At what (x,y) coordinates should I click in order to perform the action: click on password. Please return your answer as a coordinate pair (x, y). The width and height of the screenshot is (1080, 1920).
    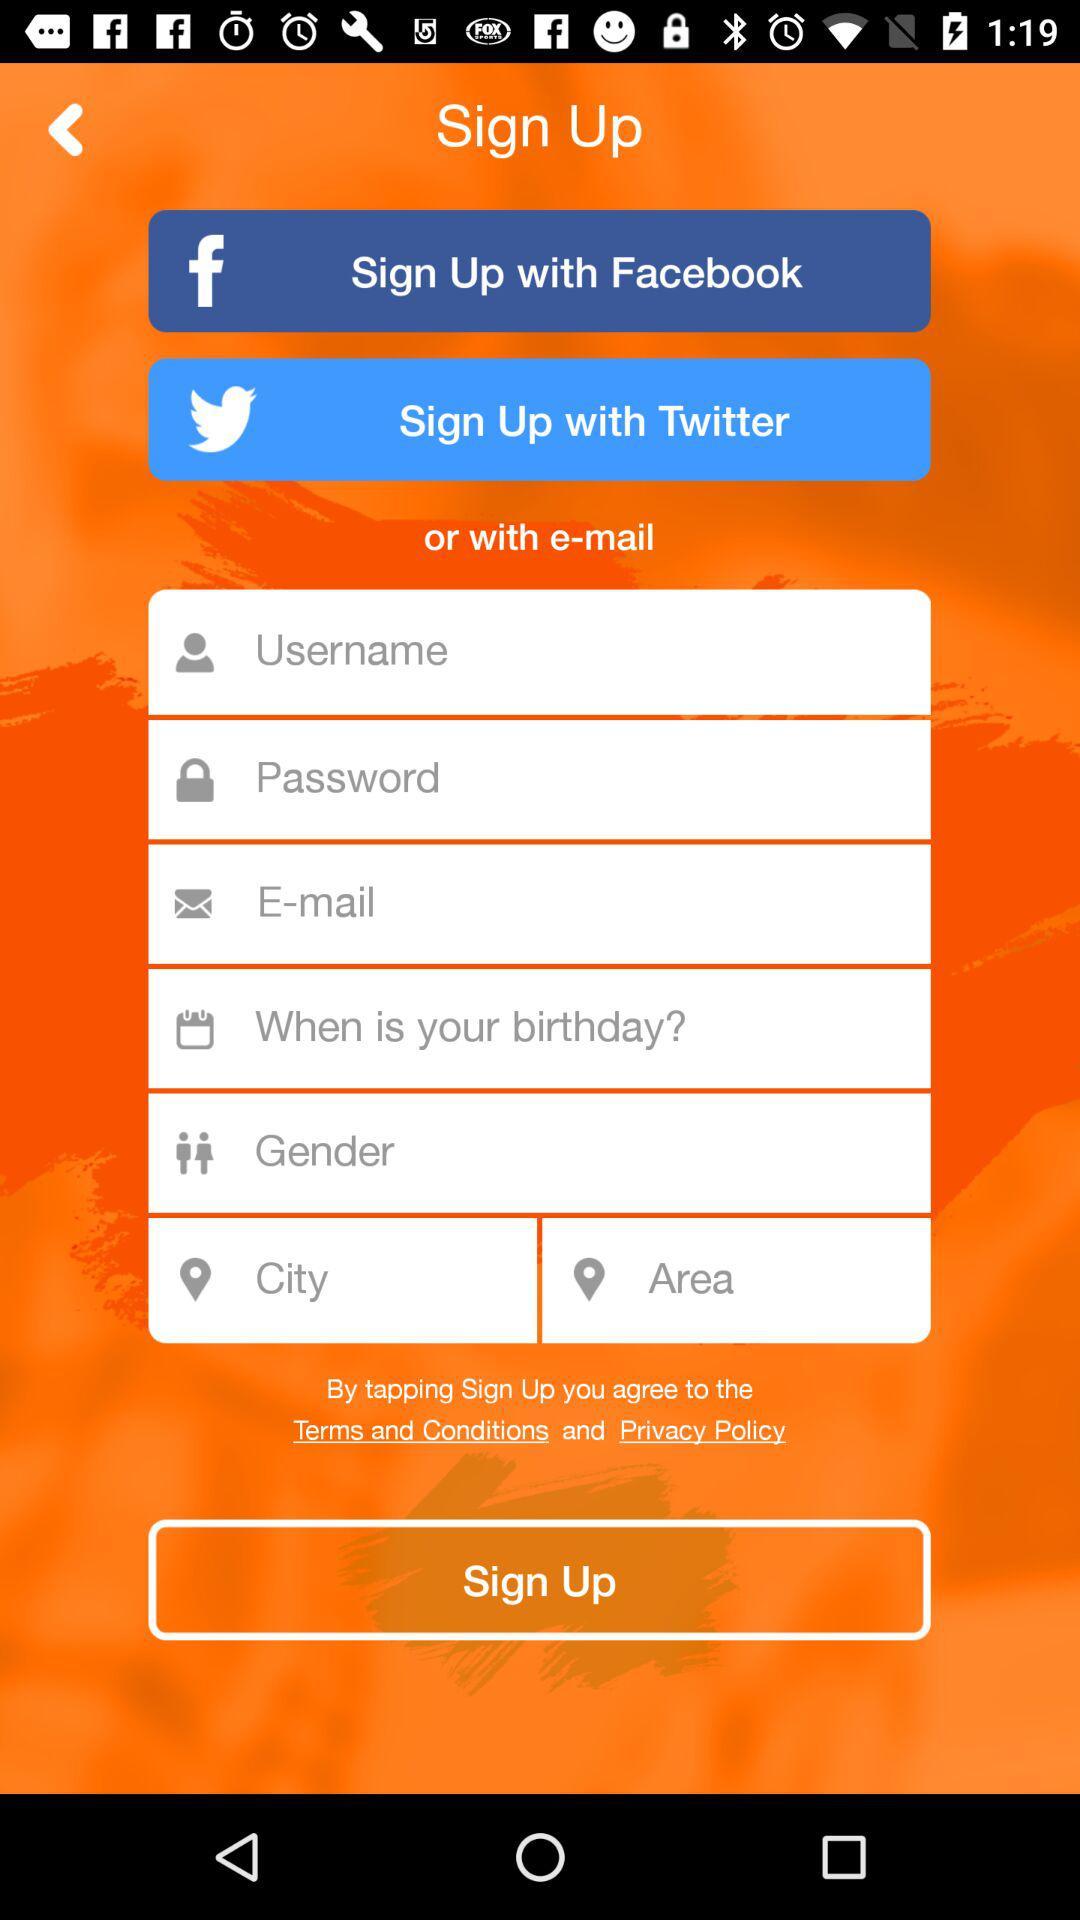
    Looking at the image, I should click on (550, 778).